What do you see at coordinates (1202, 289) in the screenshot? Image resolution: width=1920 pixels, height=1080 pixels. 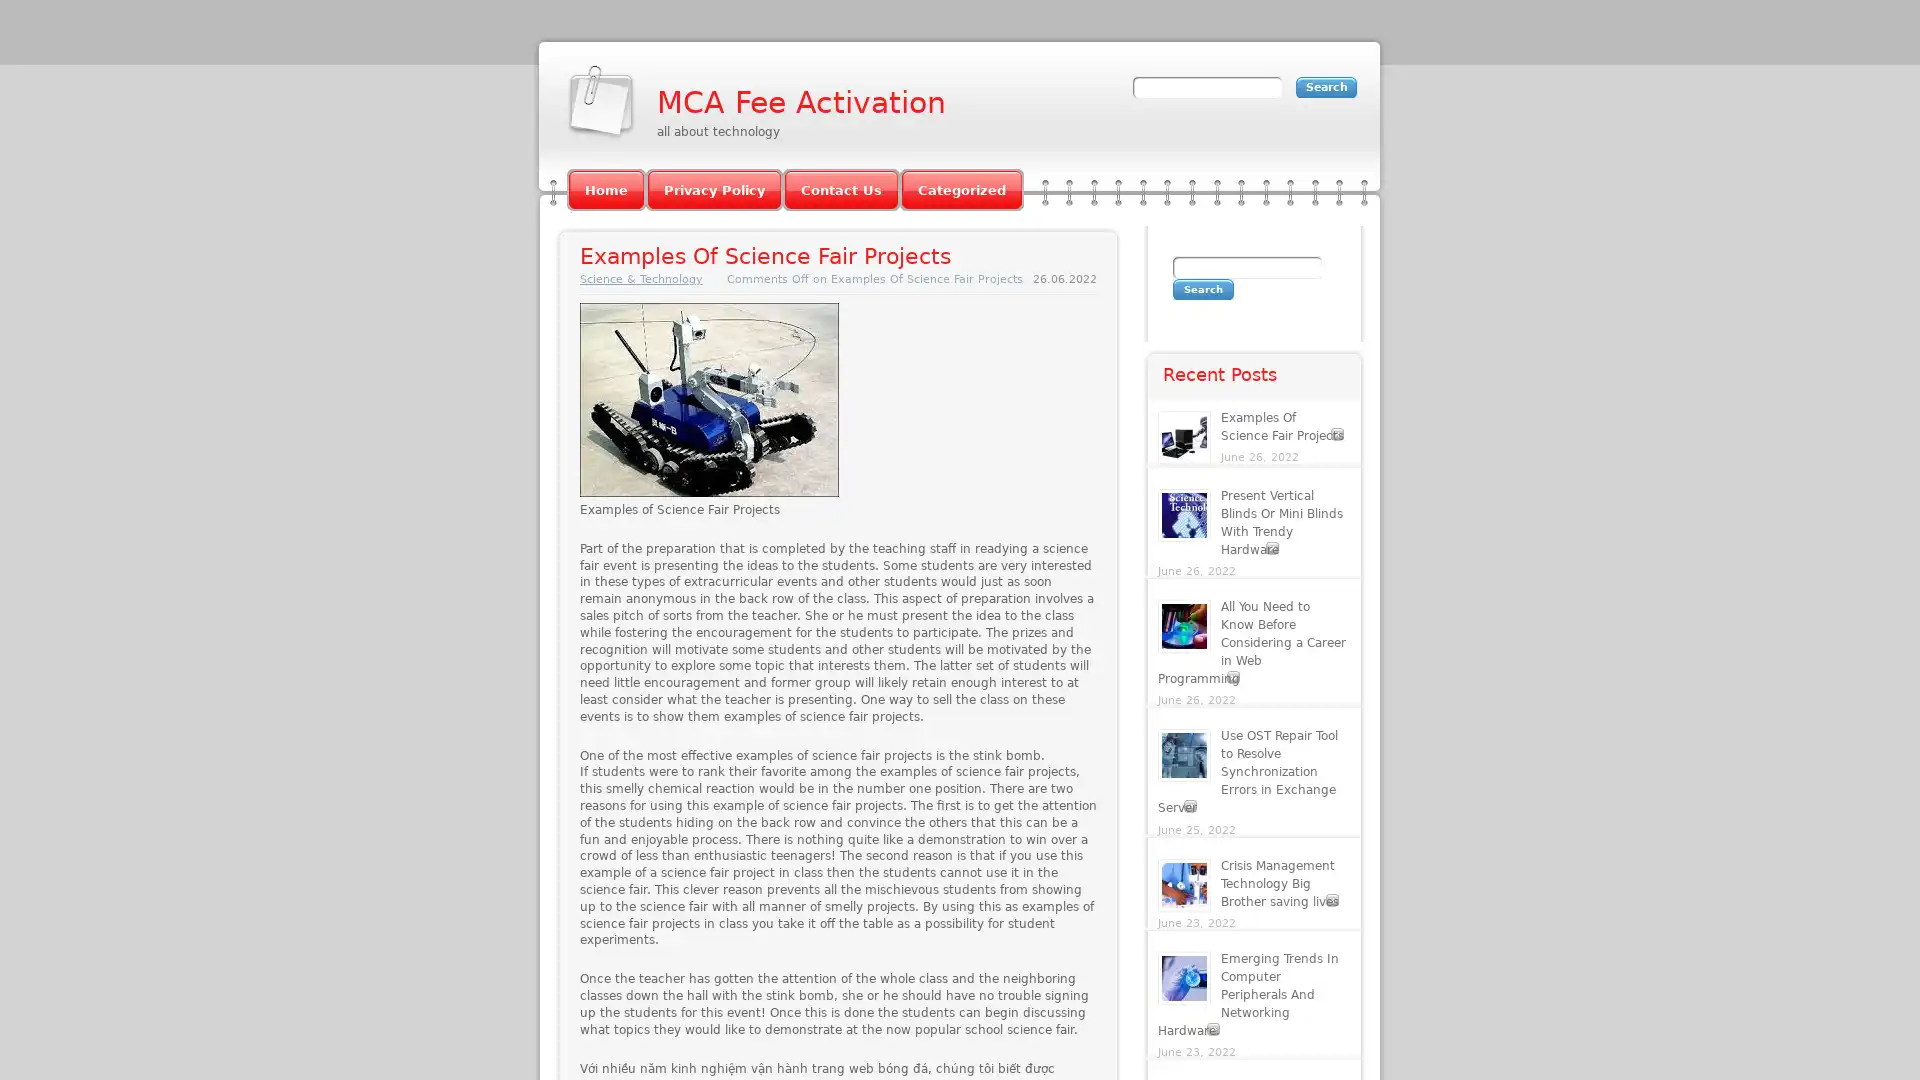 I see `Search` at bounding box center [1202, 289].